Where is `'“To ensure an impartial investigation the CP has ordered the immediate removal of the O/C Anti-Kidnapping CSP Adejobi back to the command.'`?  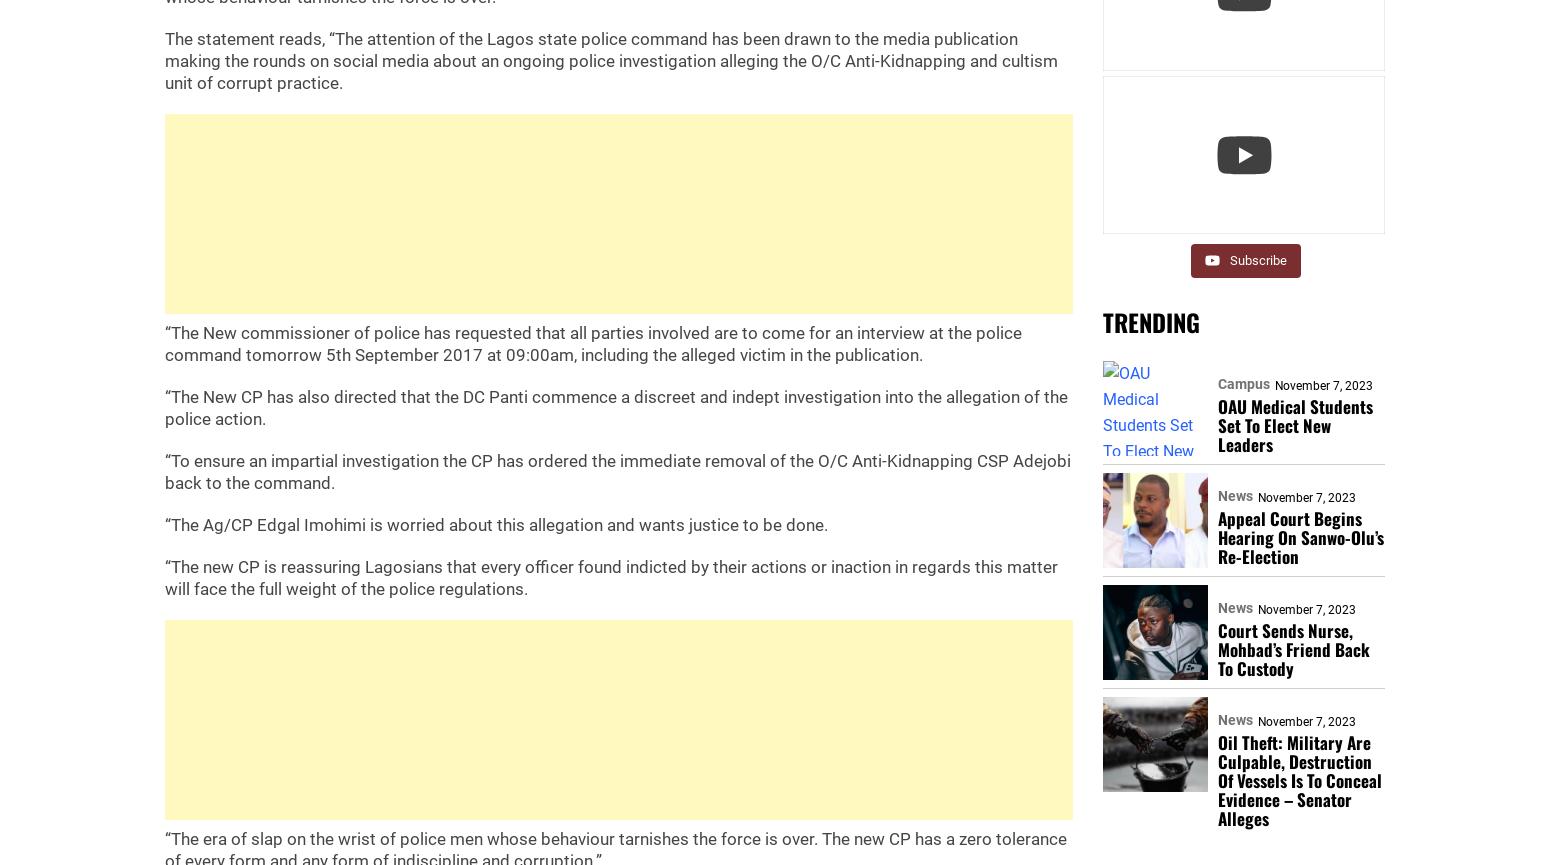
'“To ensure an impartial investigation the CP has ordered the immediate removal of the O/C Anti-Kidnapping CSP Adejobi back to the command.' is located at coordinates (617, 471).